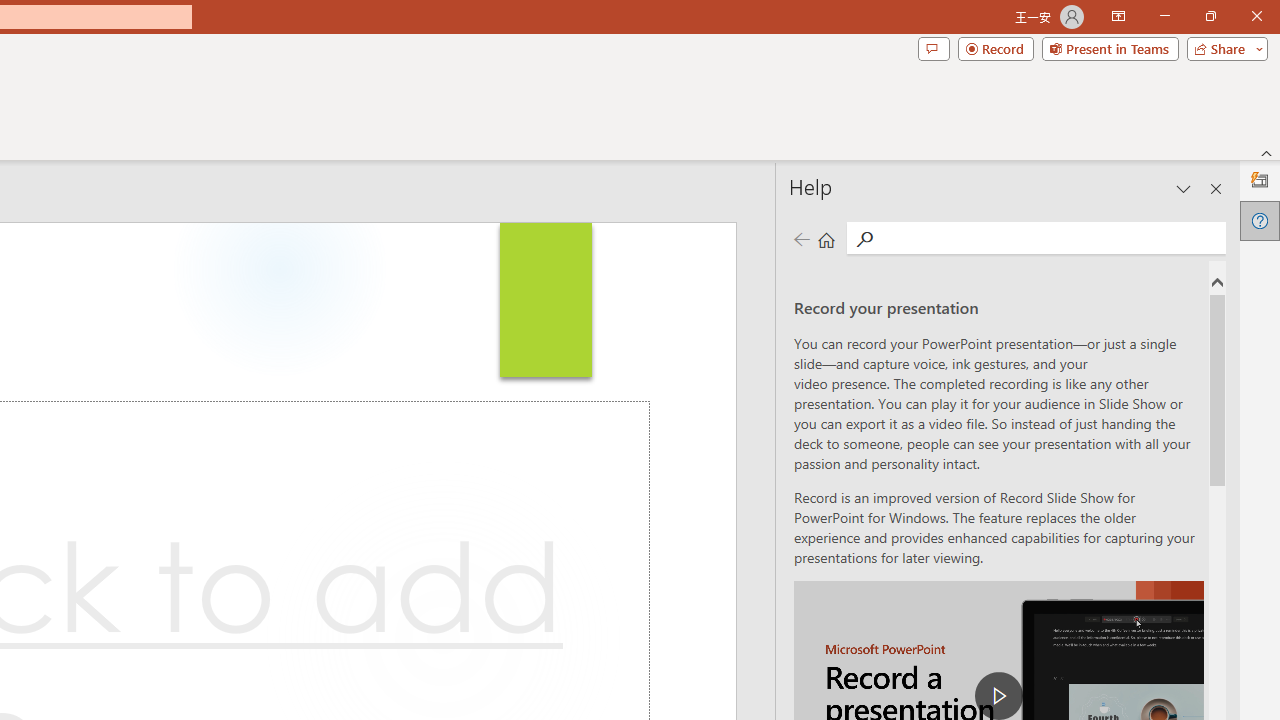  I want to click on 'Task Pane Options', so click(1184, 189).